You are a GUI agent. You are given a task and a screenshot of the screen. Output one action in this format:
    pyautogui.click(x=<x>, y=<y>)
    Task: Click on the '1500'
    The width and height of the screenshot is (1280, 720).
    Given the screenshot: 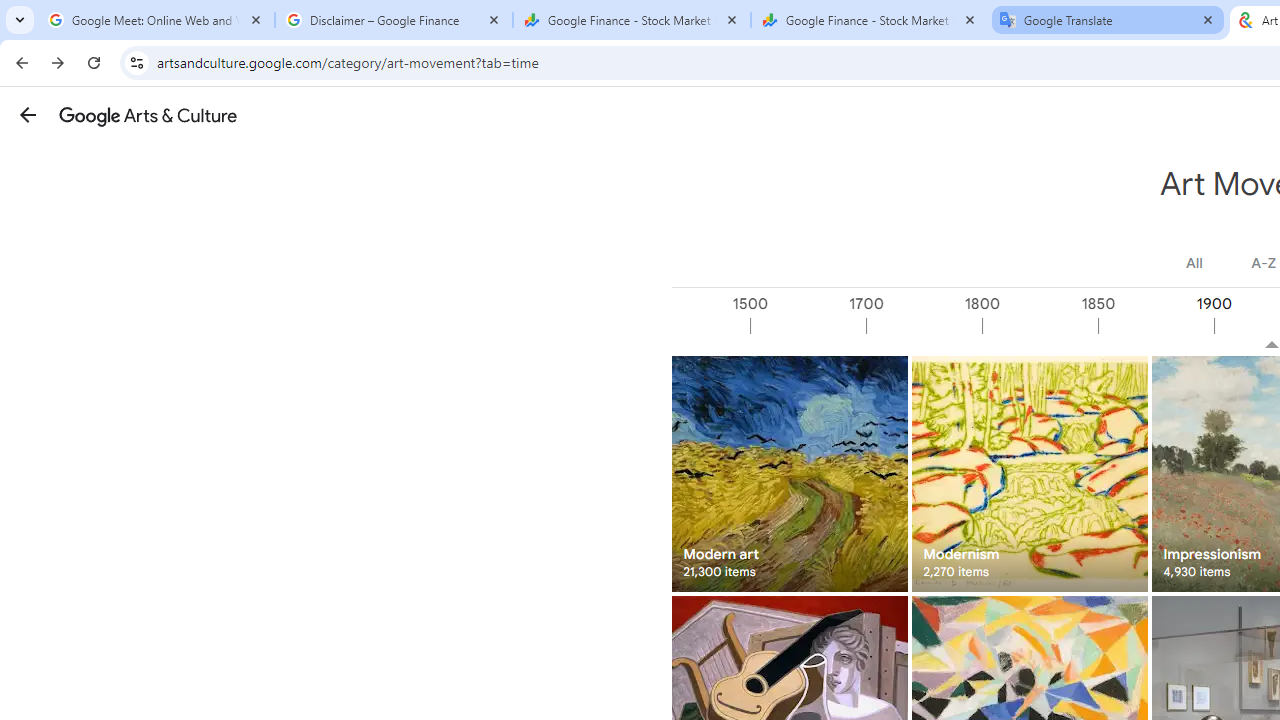 What is the action you would take?
    pyautogui.click(x=807, y=325)
    